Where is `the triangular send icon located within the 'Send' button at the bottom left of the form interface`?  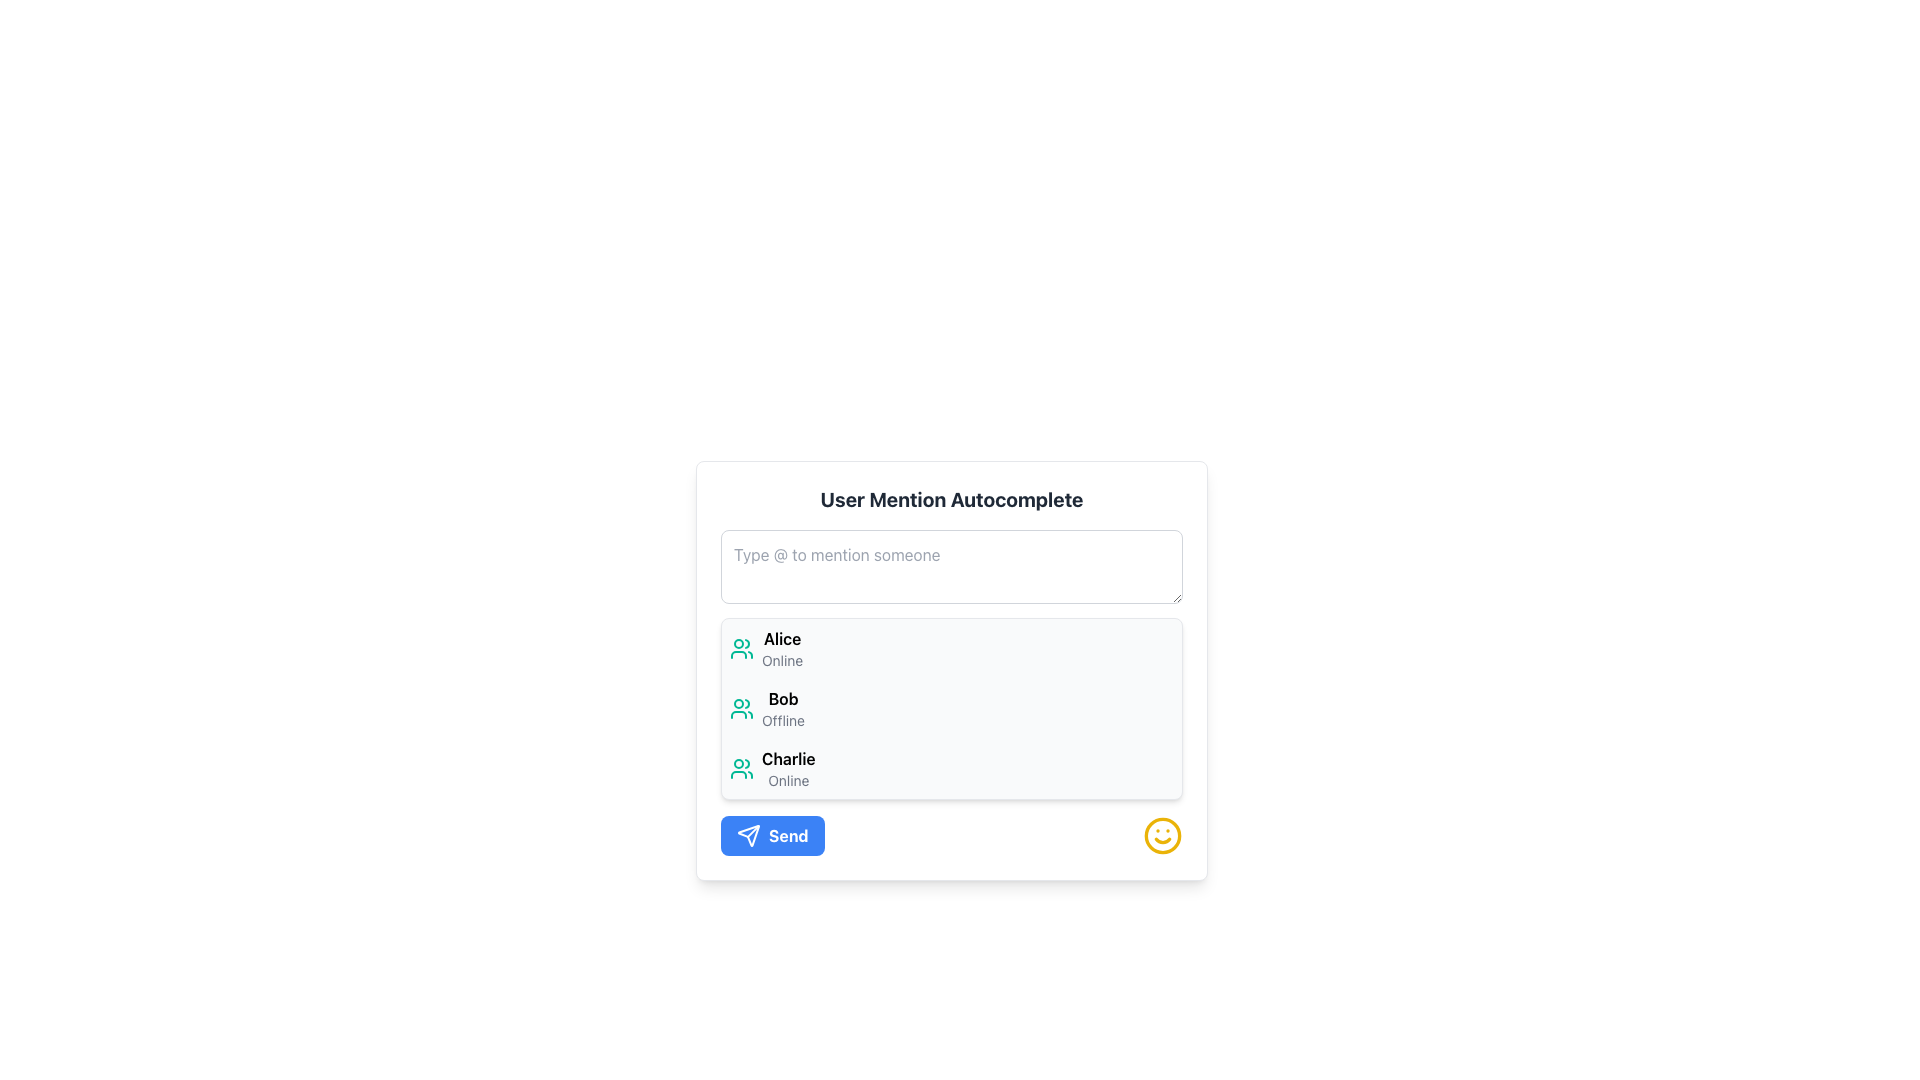 the triangular send icon located within the 'Send' button at the bottom left of the form interface is located at coordinates (747, 836).